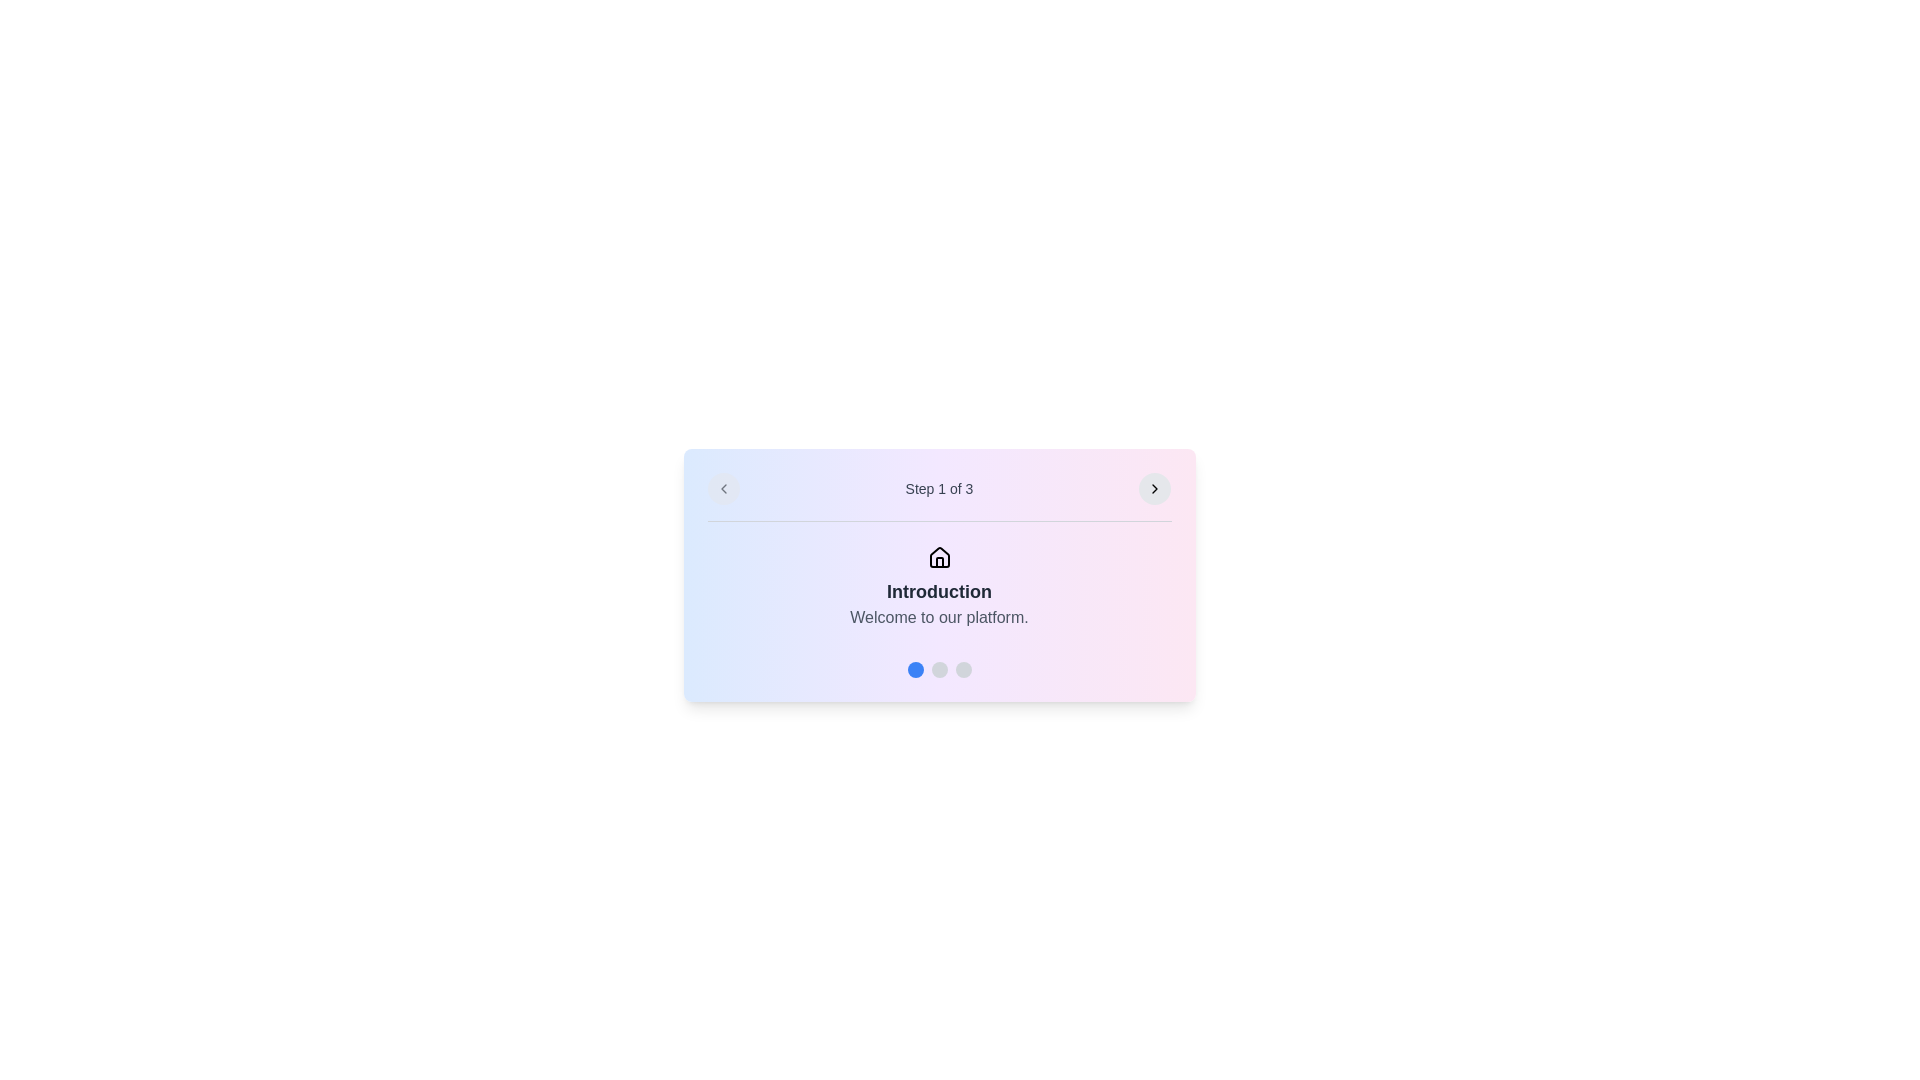  What do you see at coordinates (1155, 489) in the screenshot?
I see `the chevron-right icon located in the top-right corner of the navigation header to proceed to the next step in the wizard` at bounding box center [1155, 489].